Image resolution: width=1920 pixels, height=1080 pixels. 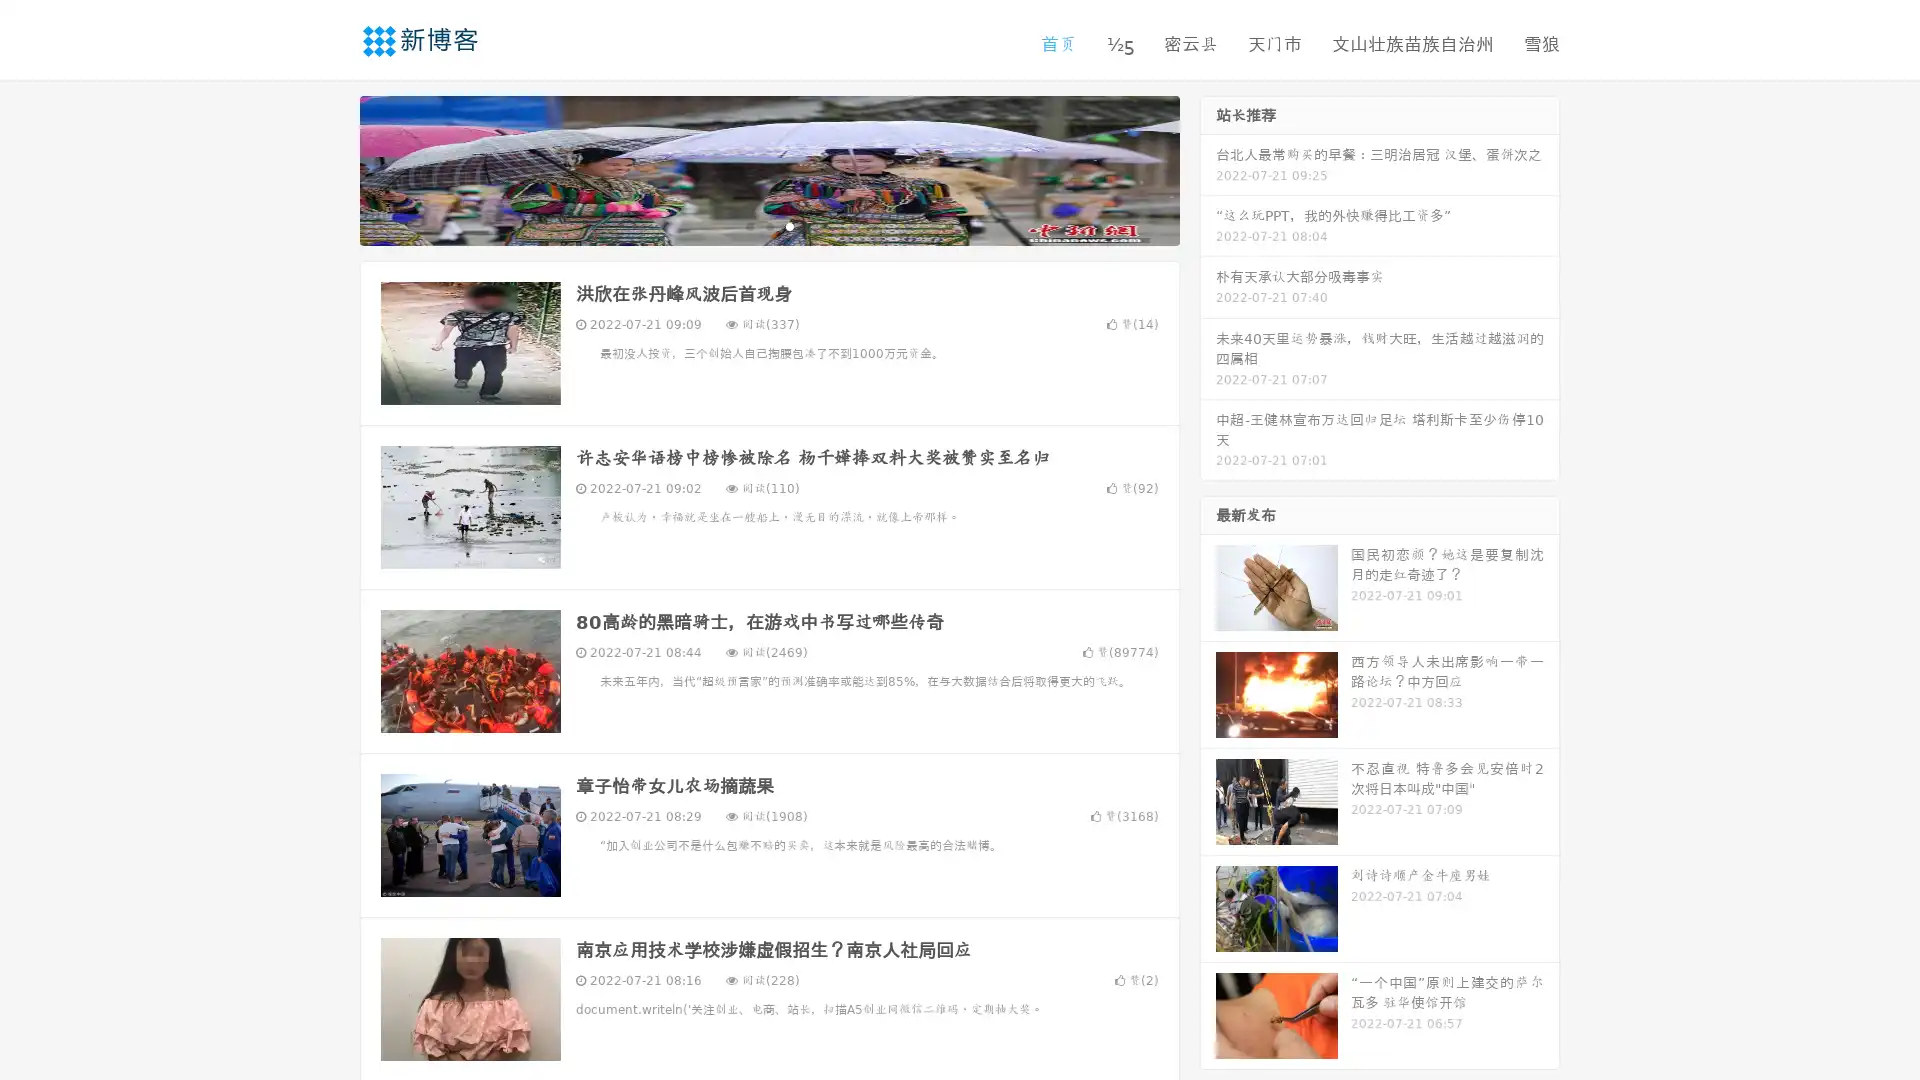 I want to click on Go to slide 1, so click(x=748, y=225).